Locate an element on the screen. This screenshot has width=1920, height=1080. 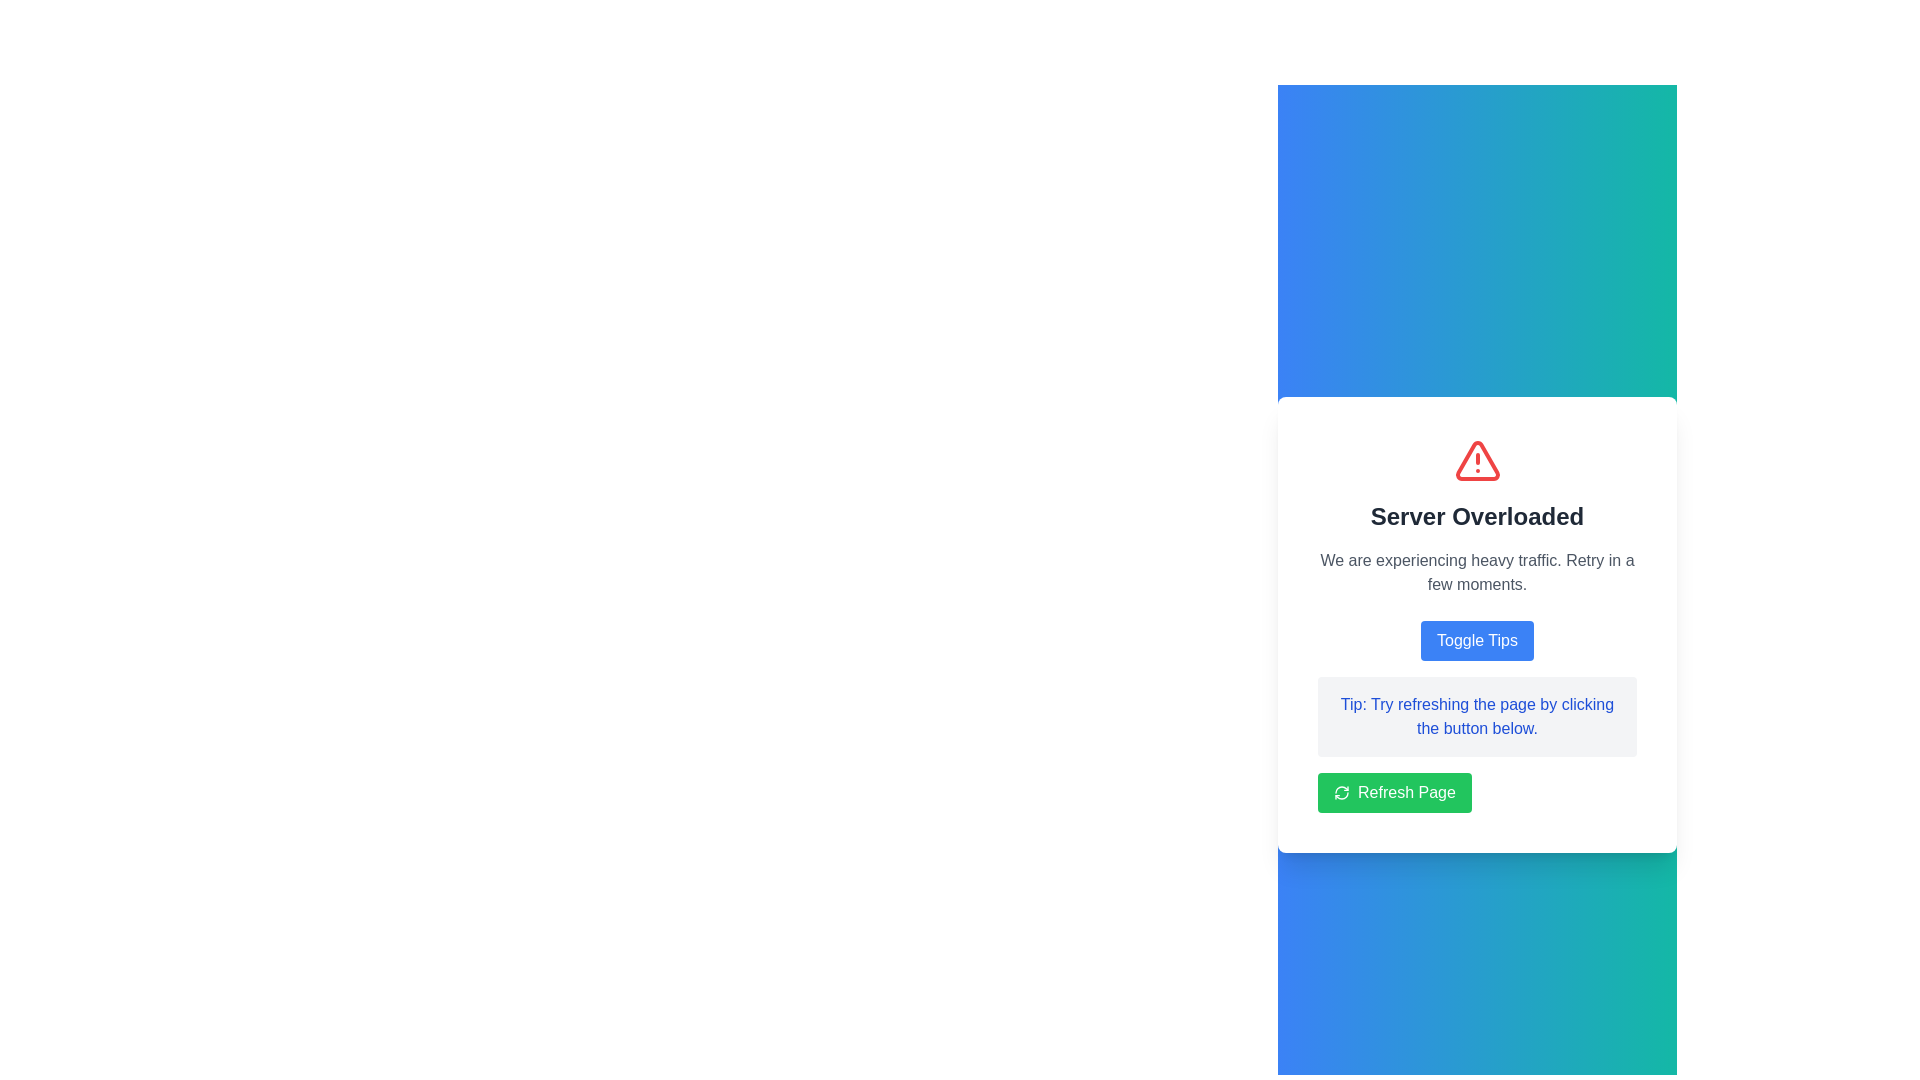
the blue button labeled 'Toggle Tips' in the Notification component that displays an alert about 'Server Overloaded' is located at coordinates (1477, 623).